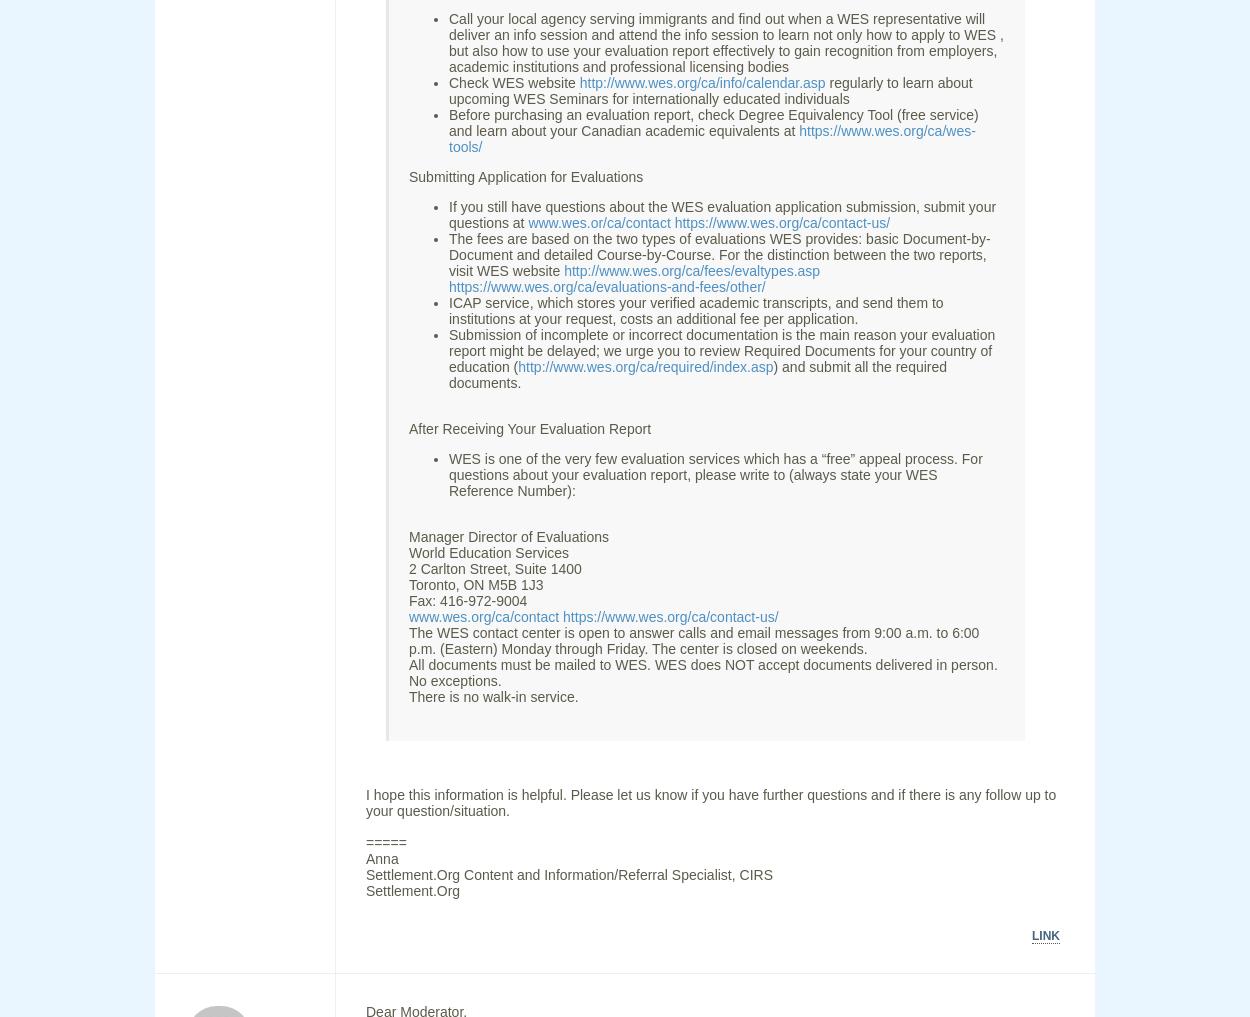 The height and width of the screenshot is (1017, 1250). What do you see at coordinates (514, 82) in the screenshot?
I see `'Check WES website'` at bounding box center [514, 82].